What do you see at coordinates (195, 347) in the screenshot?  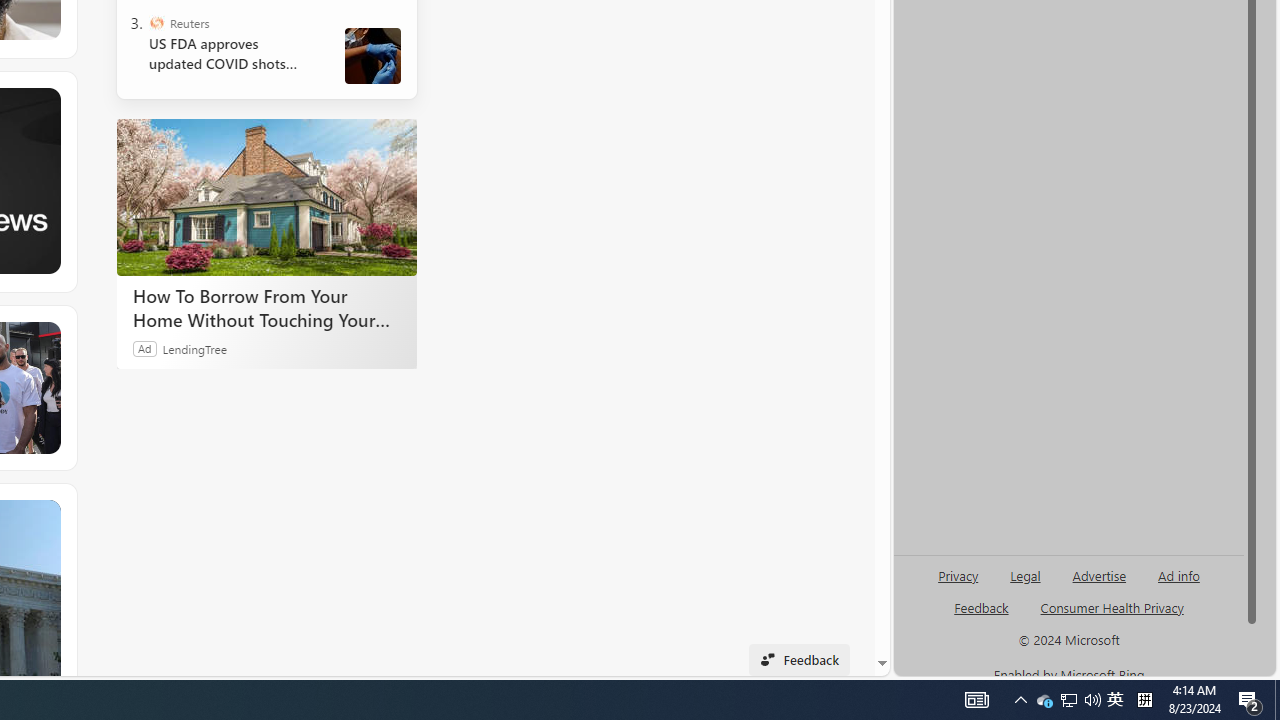 I see `'LendingTree'` at bounding box center [195, 347].